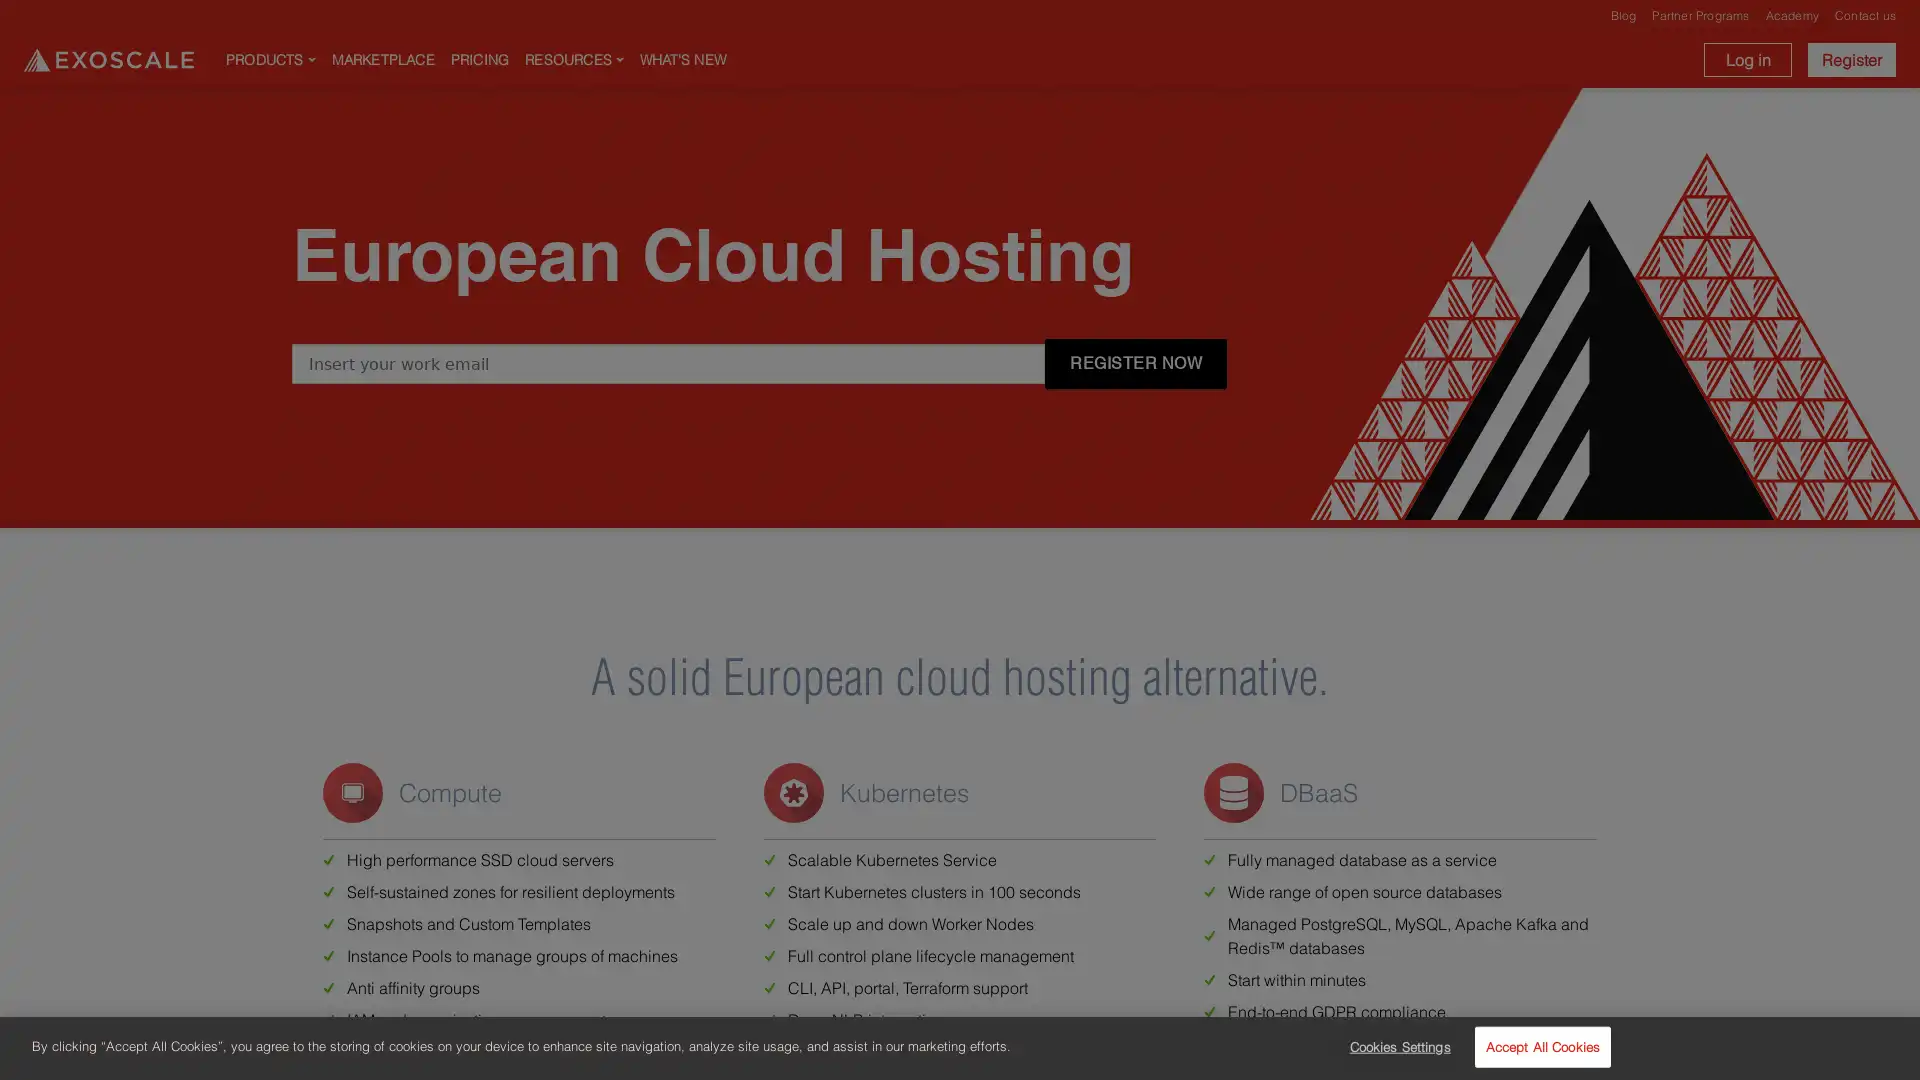 This screenshot has height=1080, width=1920. I want to click on REGISTER NOW, so click(1136, 363).